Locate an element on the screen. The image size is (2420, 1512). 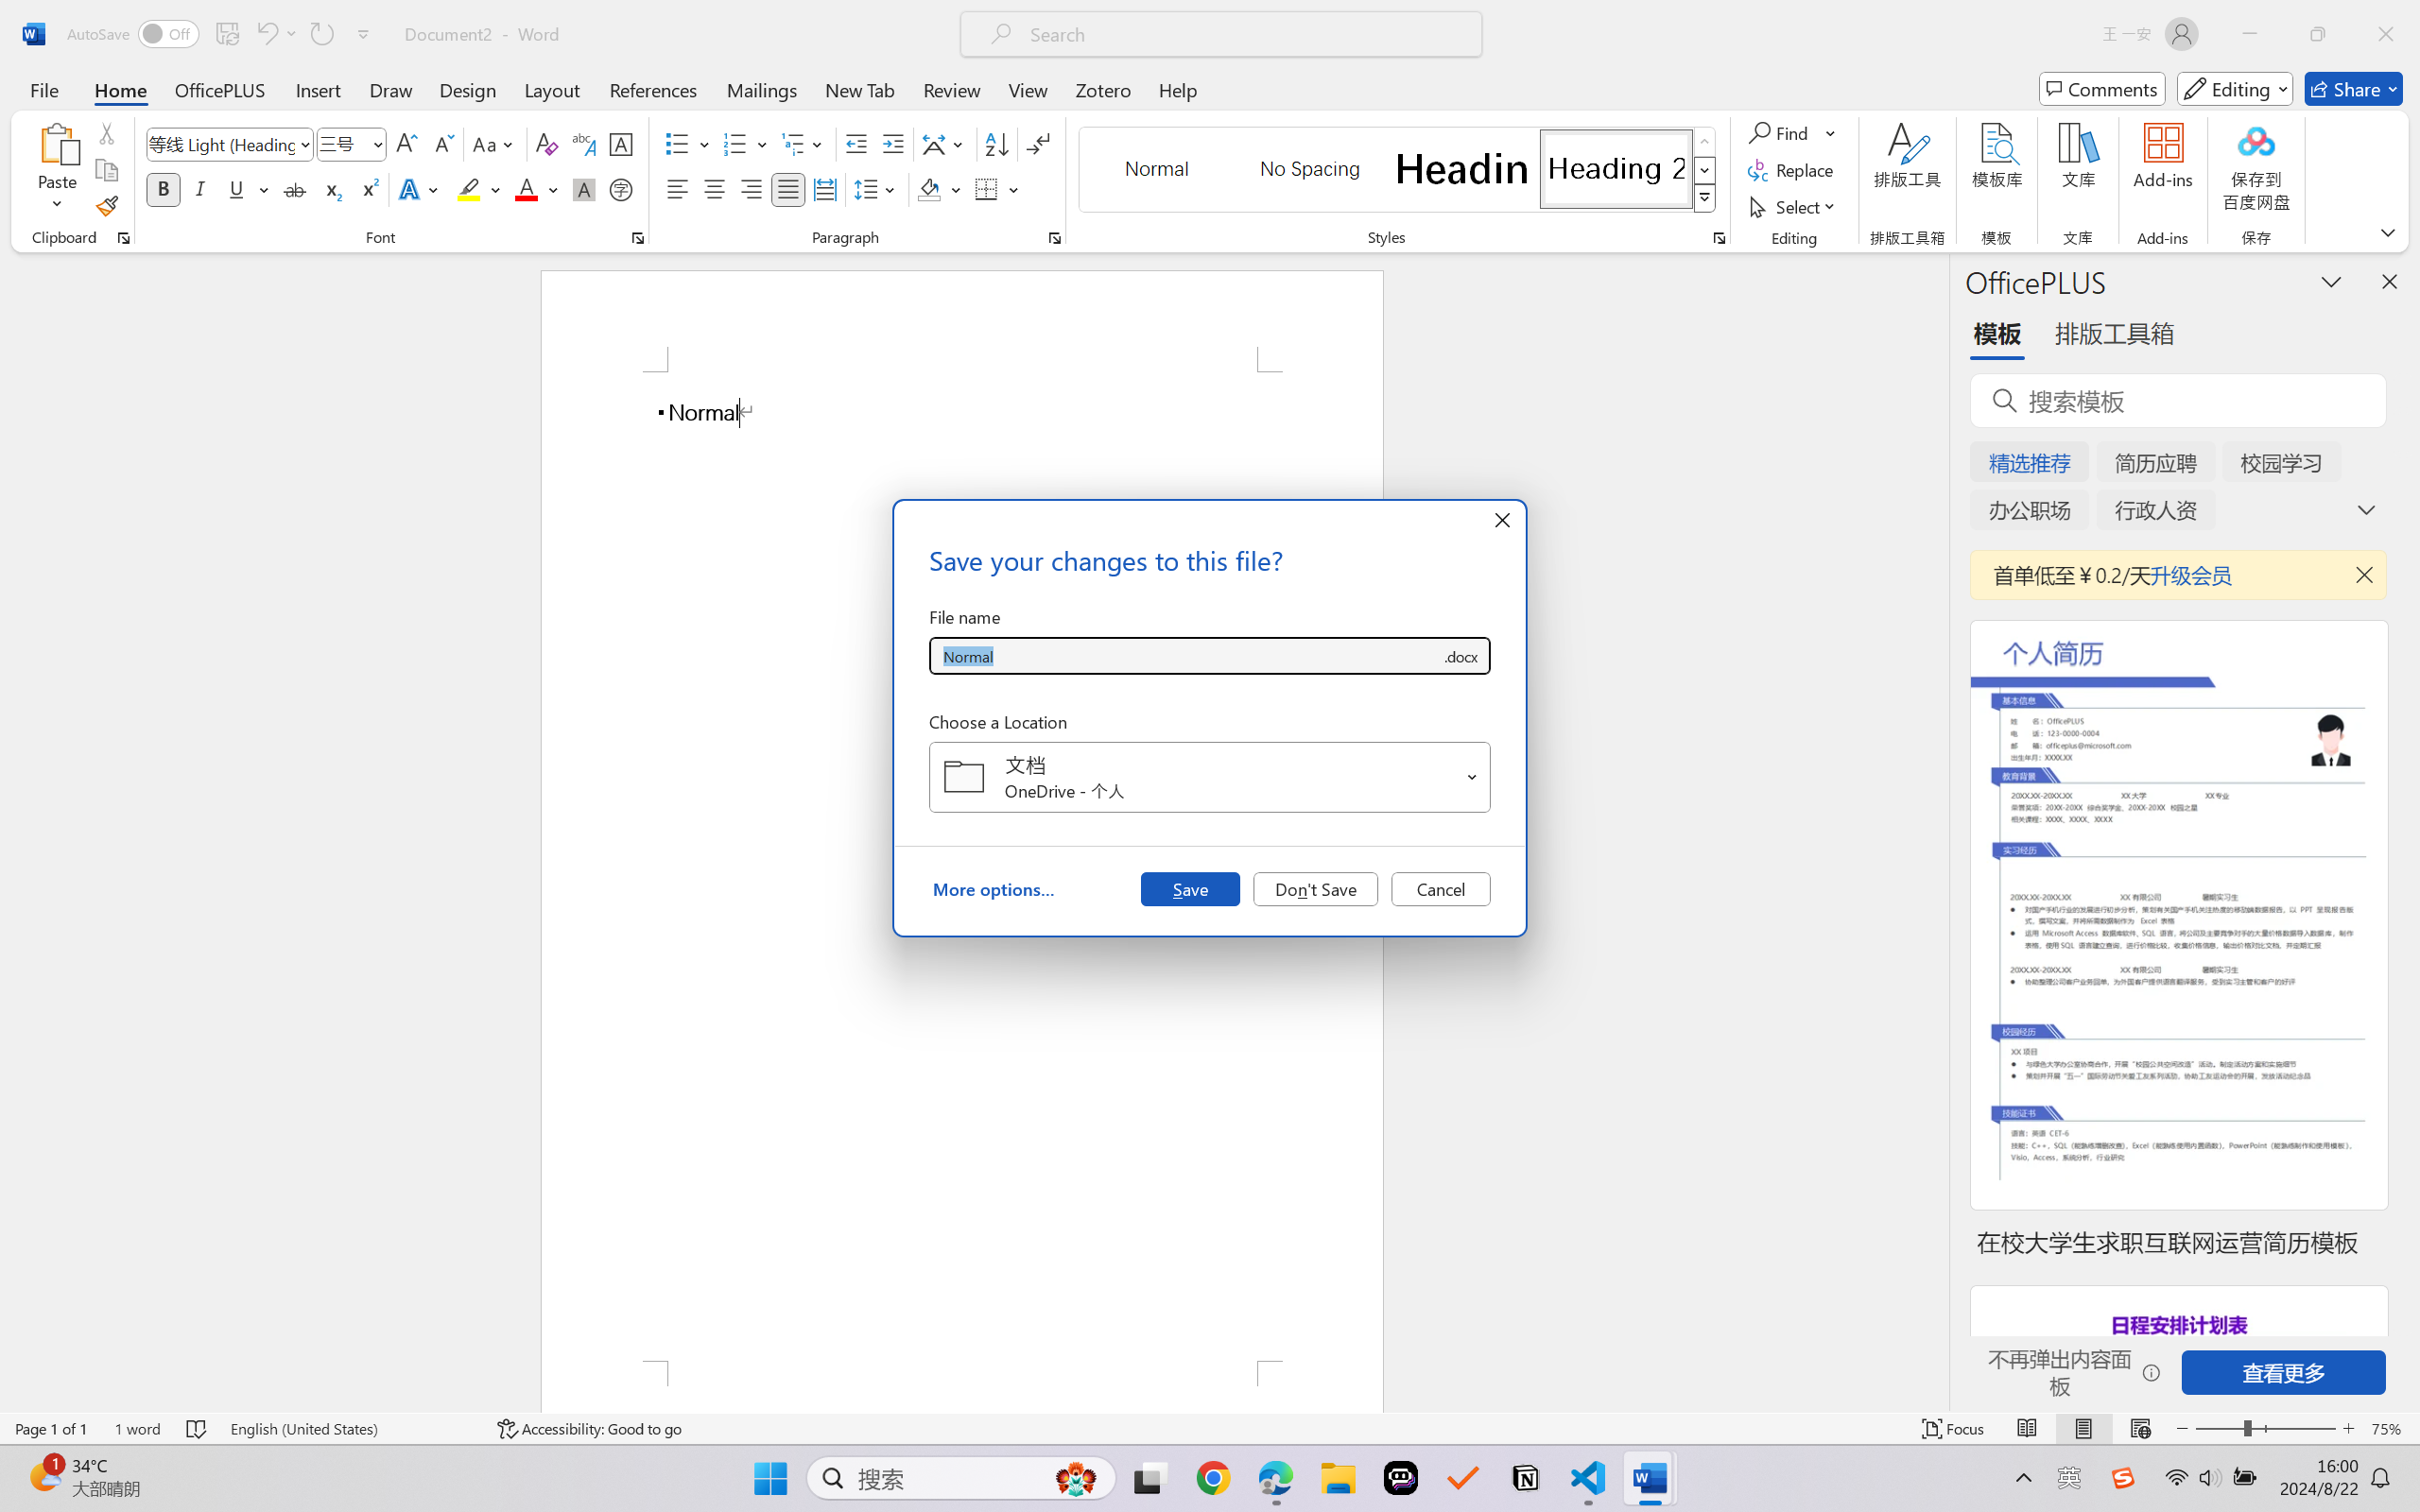
'Copy' is located at coordinates (105, 170).